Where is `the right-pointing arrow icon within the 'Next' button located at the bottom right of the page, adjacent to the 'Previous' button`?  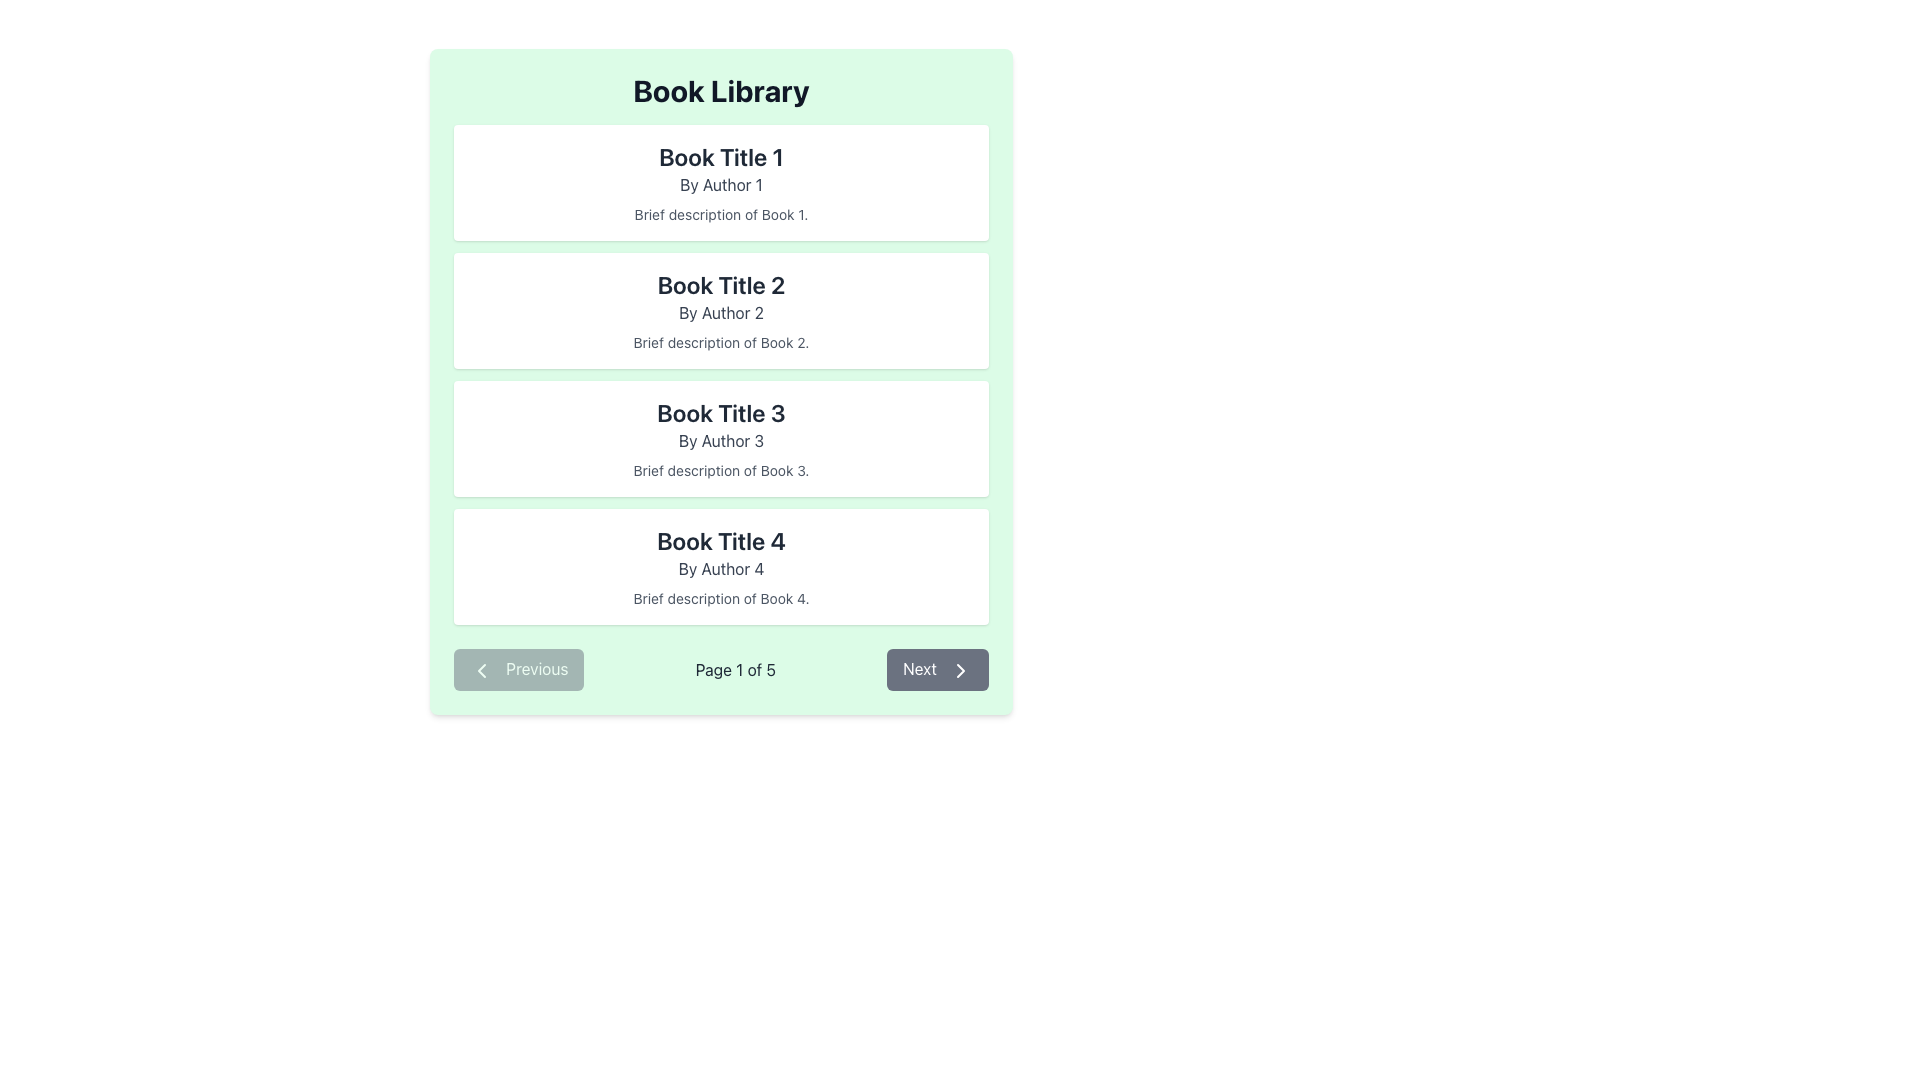
the right-pointing arrow icon within the 'Next' button located at the bottom right of the page, adjacent to the 'Previous' button is located at coordinates (960, 670).